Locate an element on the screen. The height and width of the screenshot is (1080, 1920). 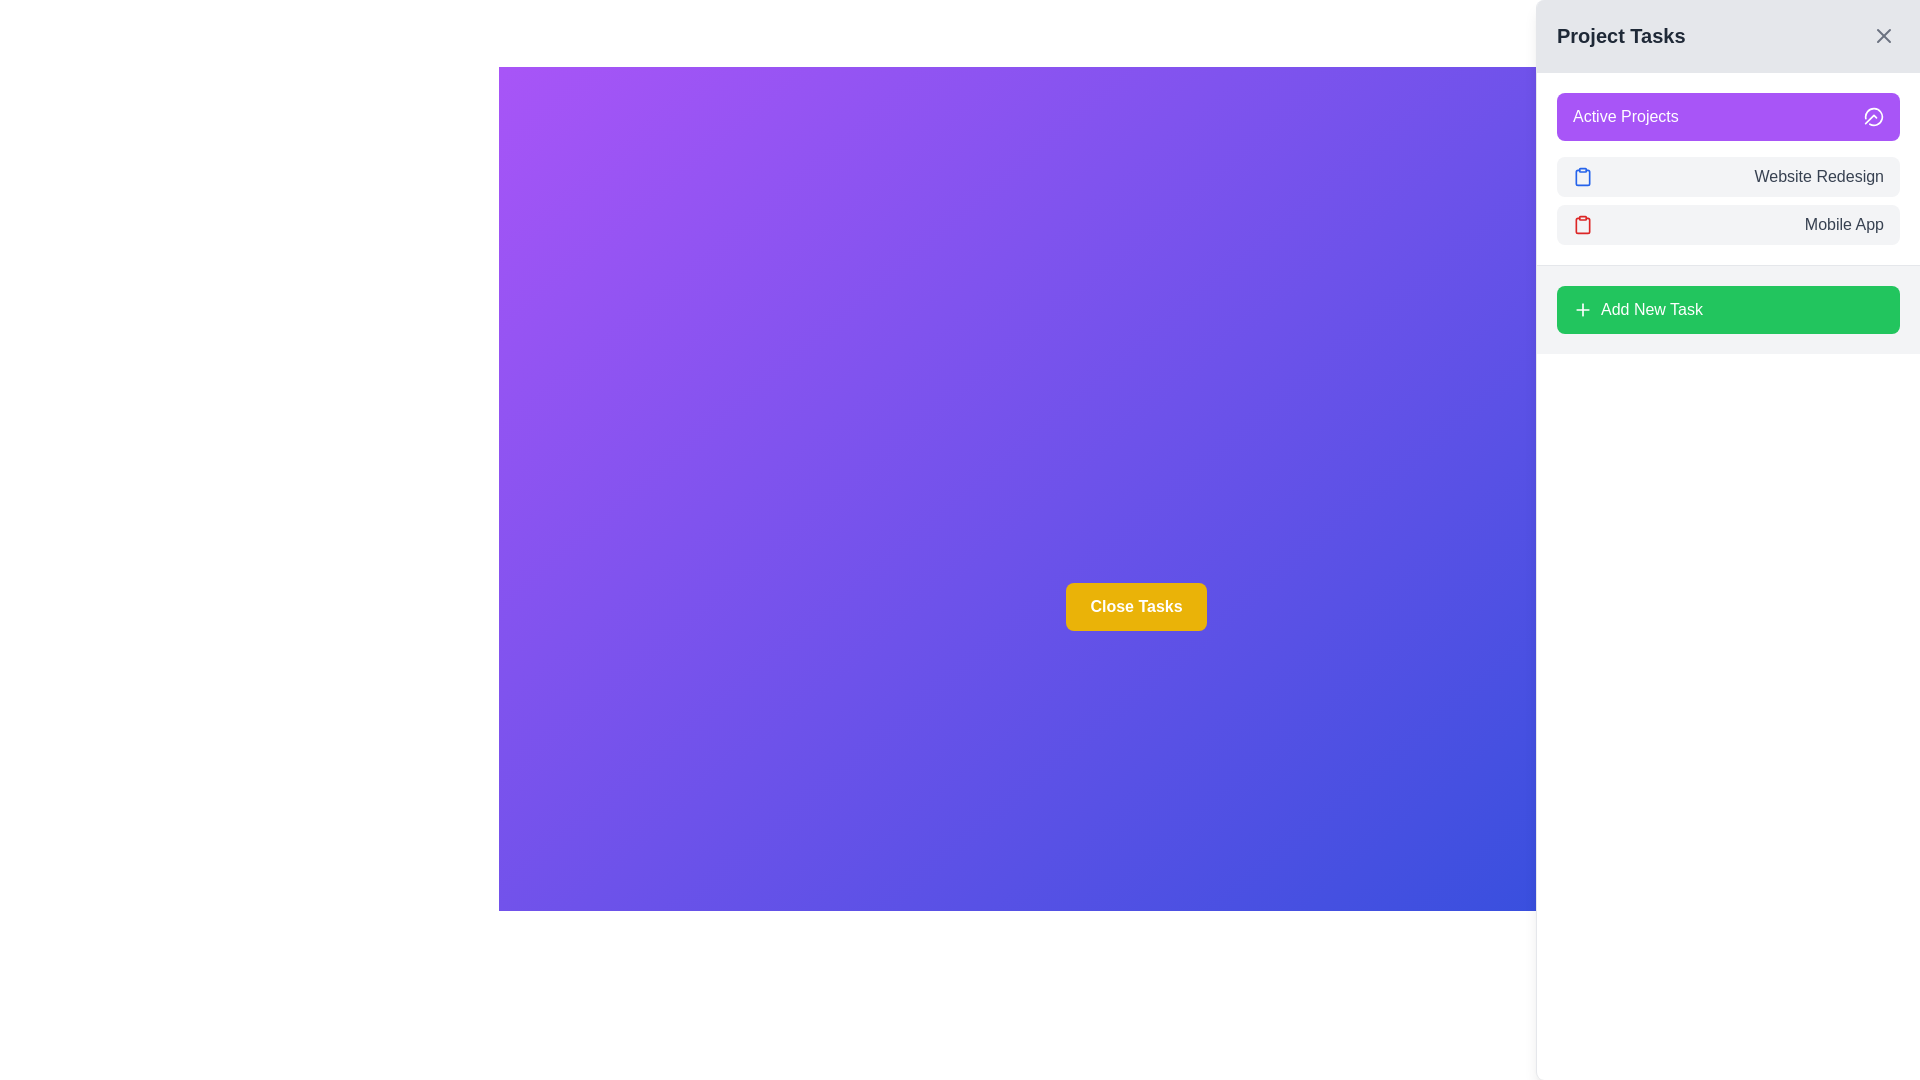
the Close Icon located at the top right corner of the 'Project Tasks' side panel is located at coordinates (1882, 35).